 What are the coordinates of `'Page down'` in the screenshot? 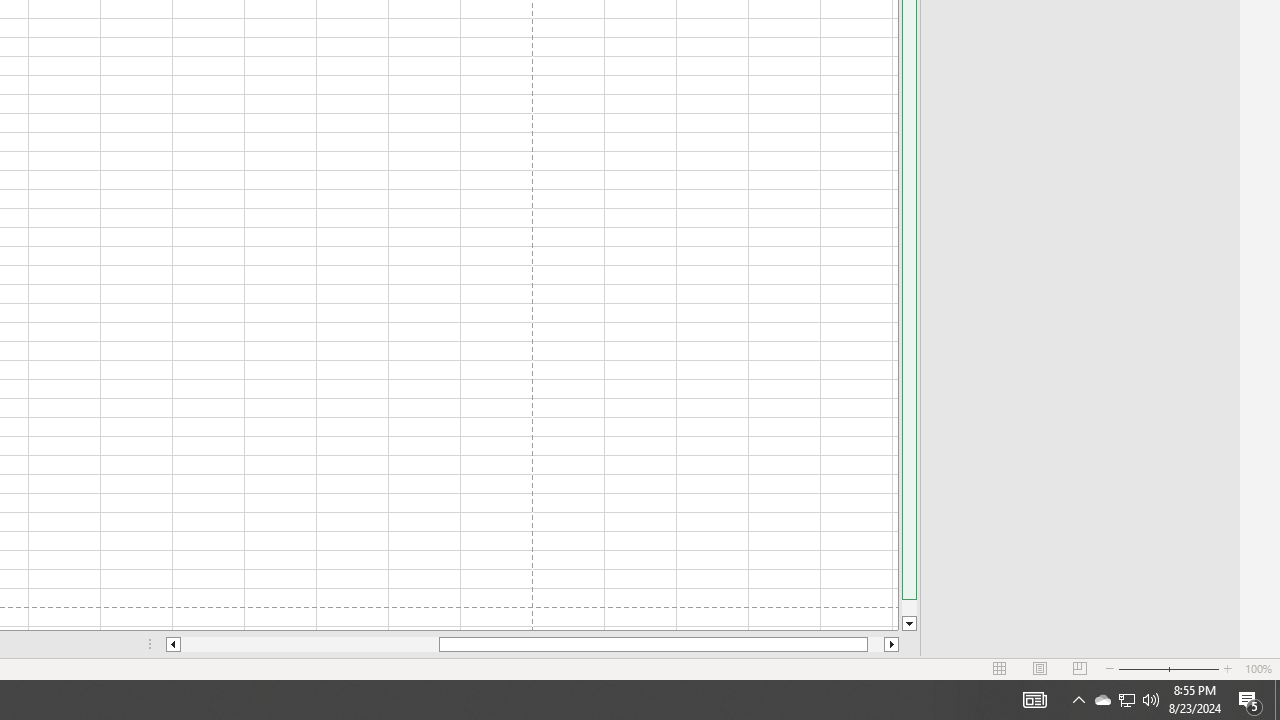 It's located at (908, 607).